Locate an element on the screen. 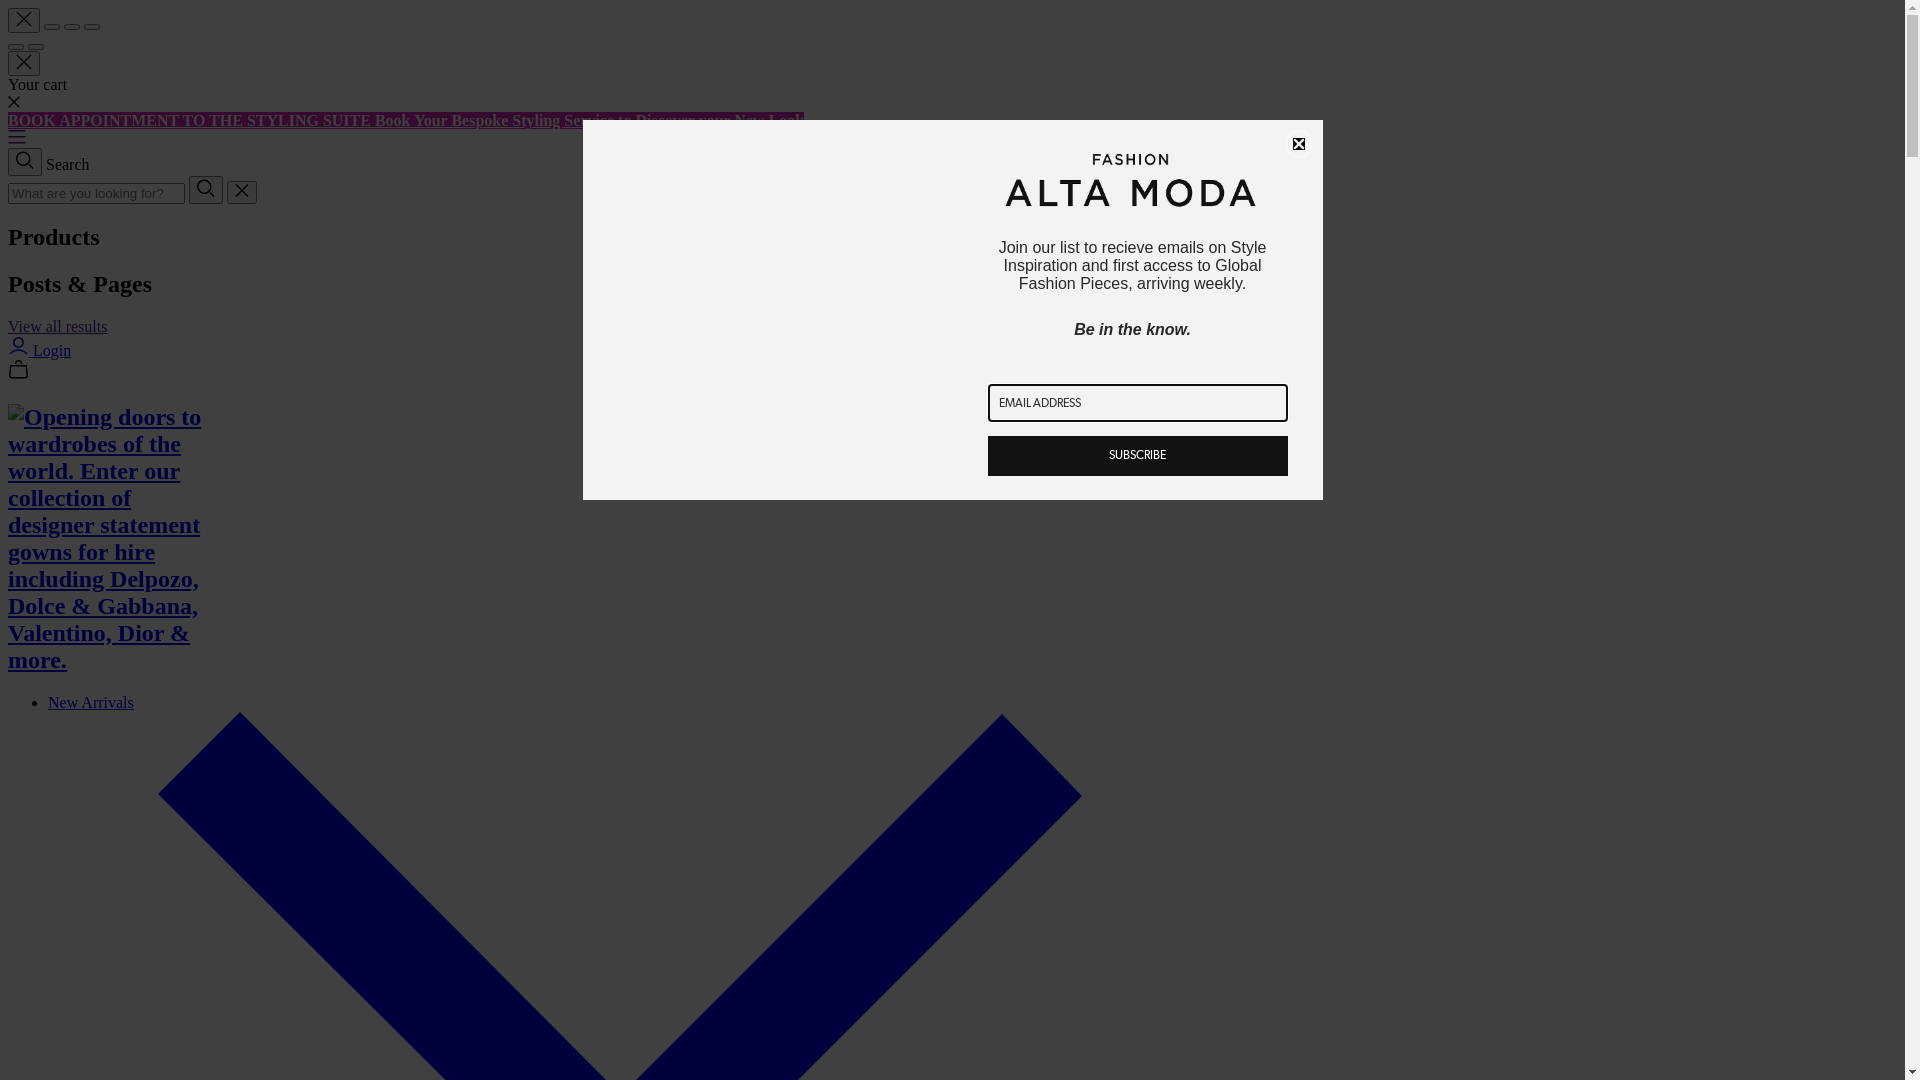 This screenshot has width=1920, height=1080. 'View all results' is located at coordinates (8, 325).